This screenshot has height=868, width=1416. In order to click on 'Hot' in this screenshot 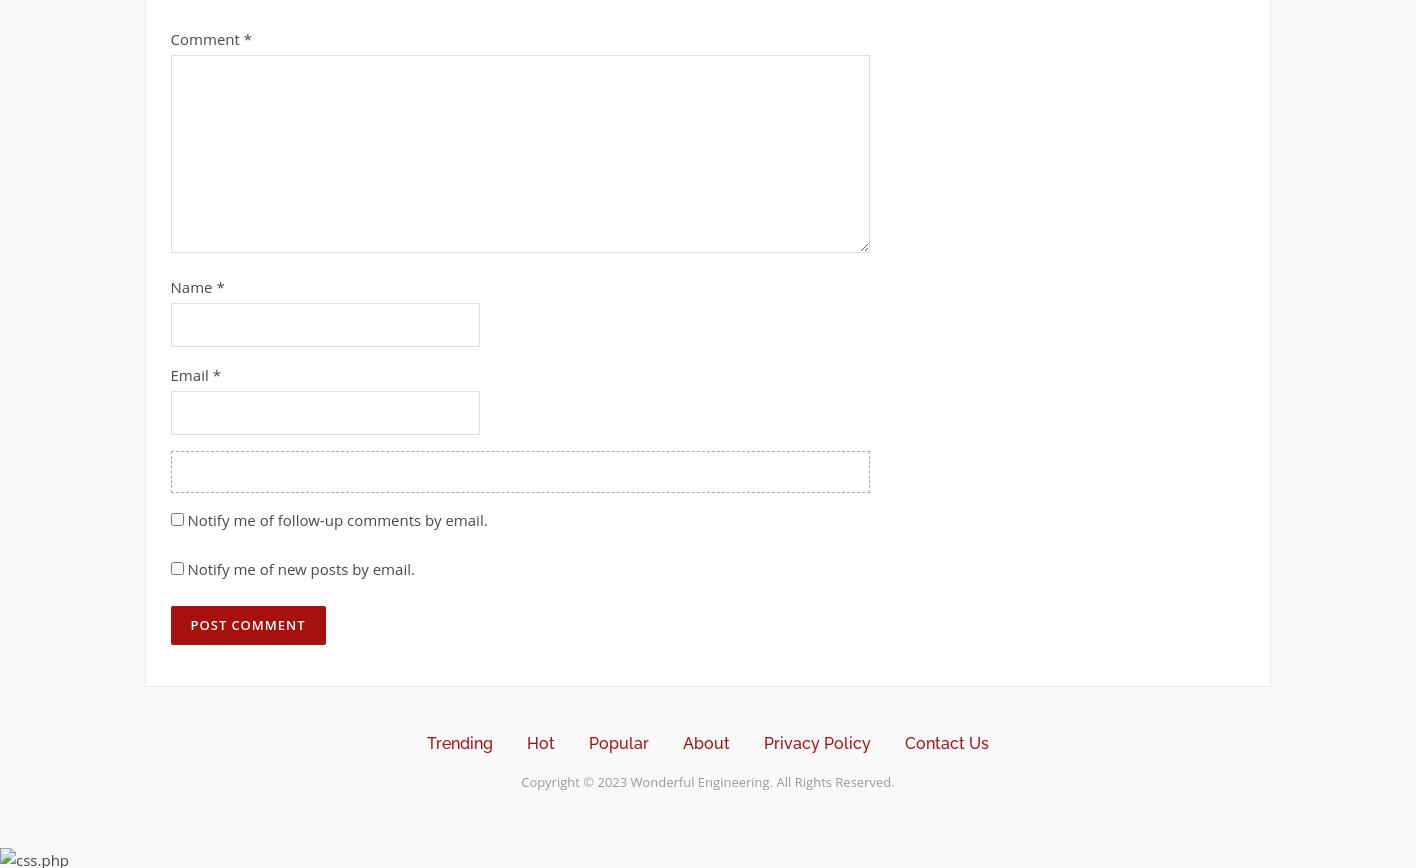, I will do `click(540, 742)`.